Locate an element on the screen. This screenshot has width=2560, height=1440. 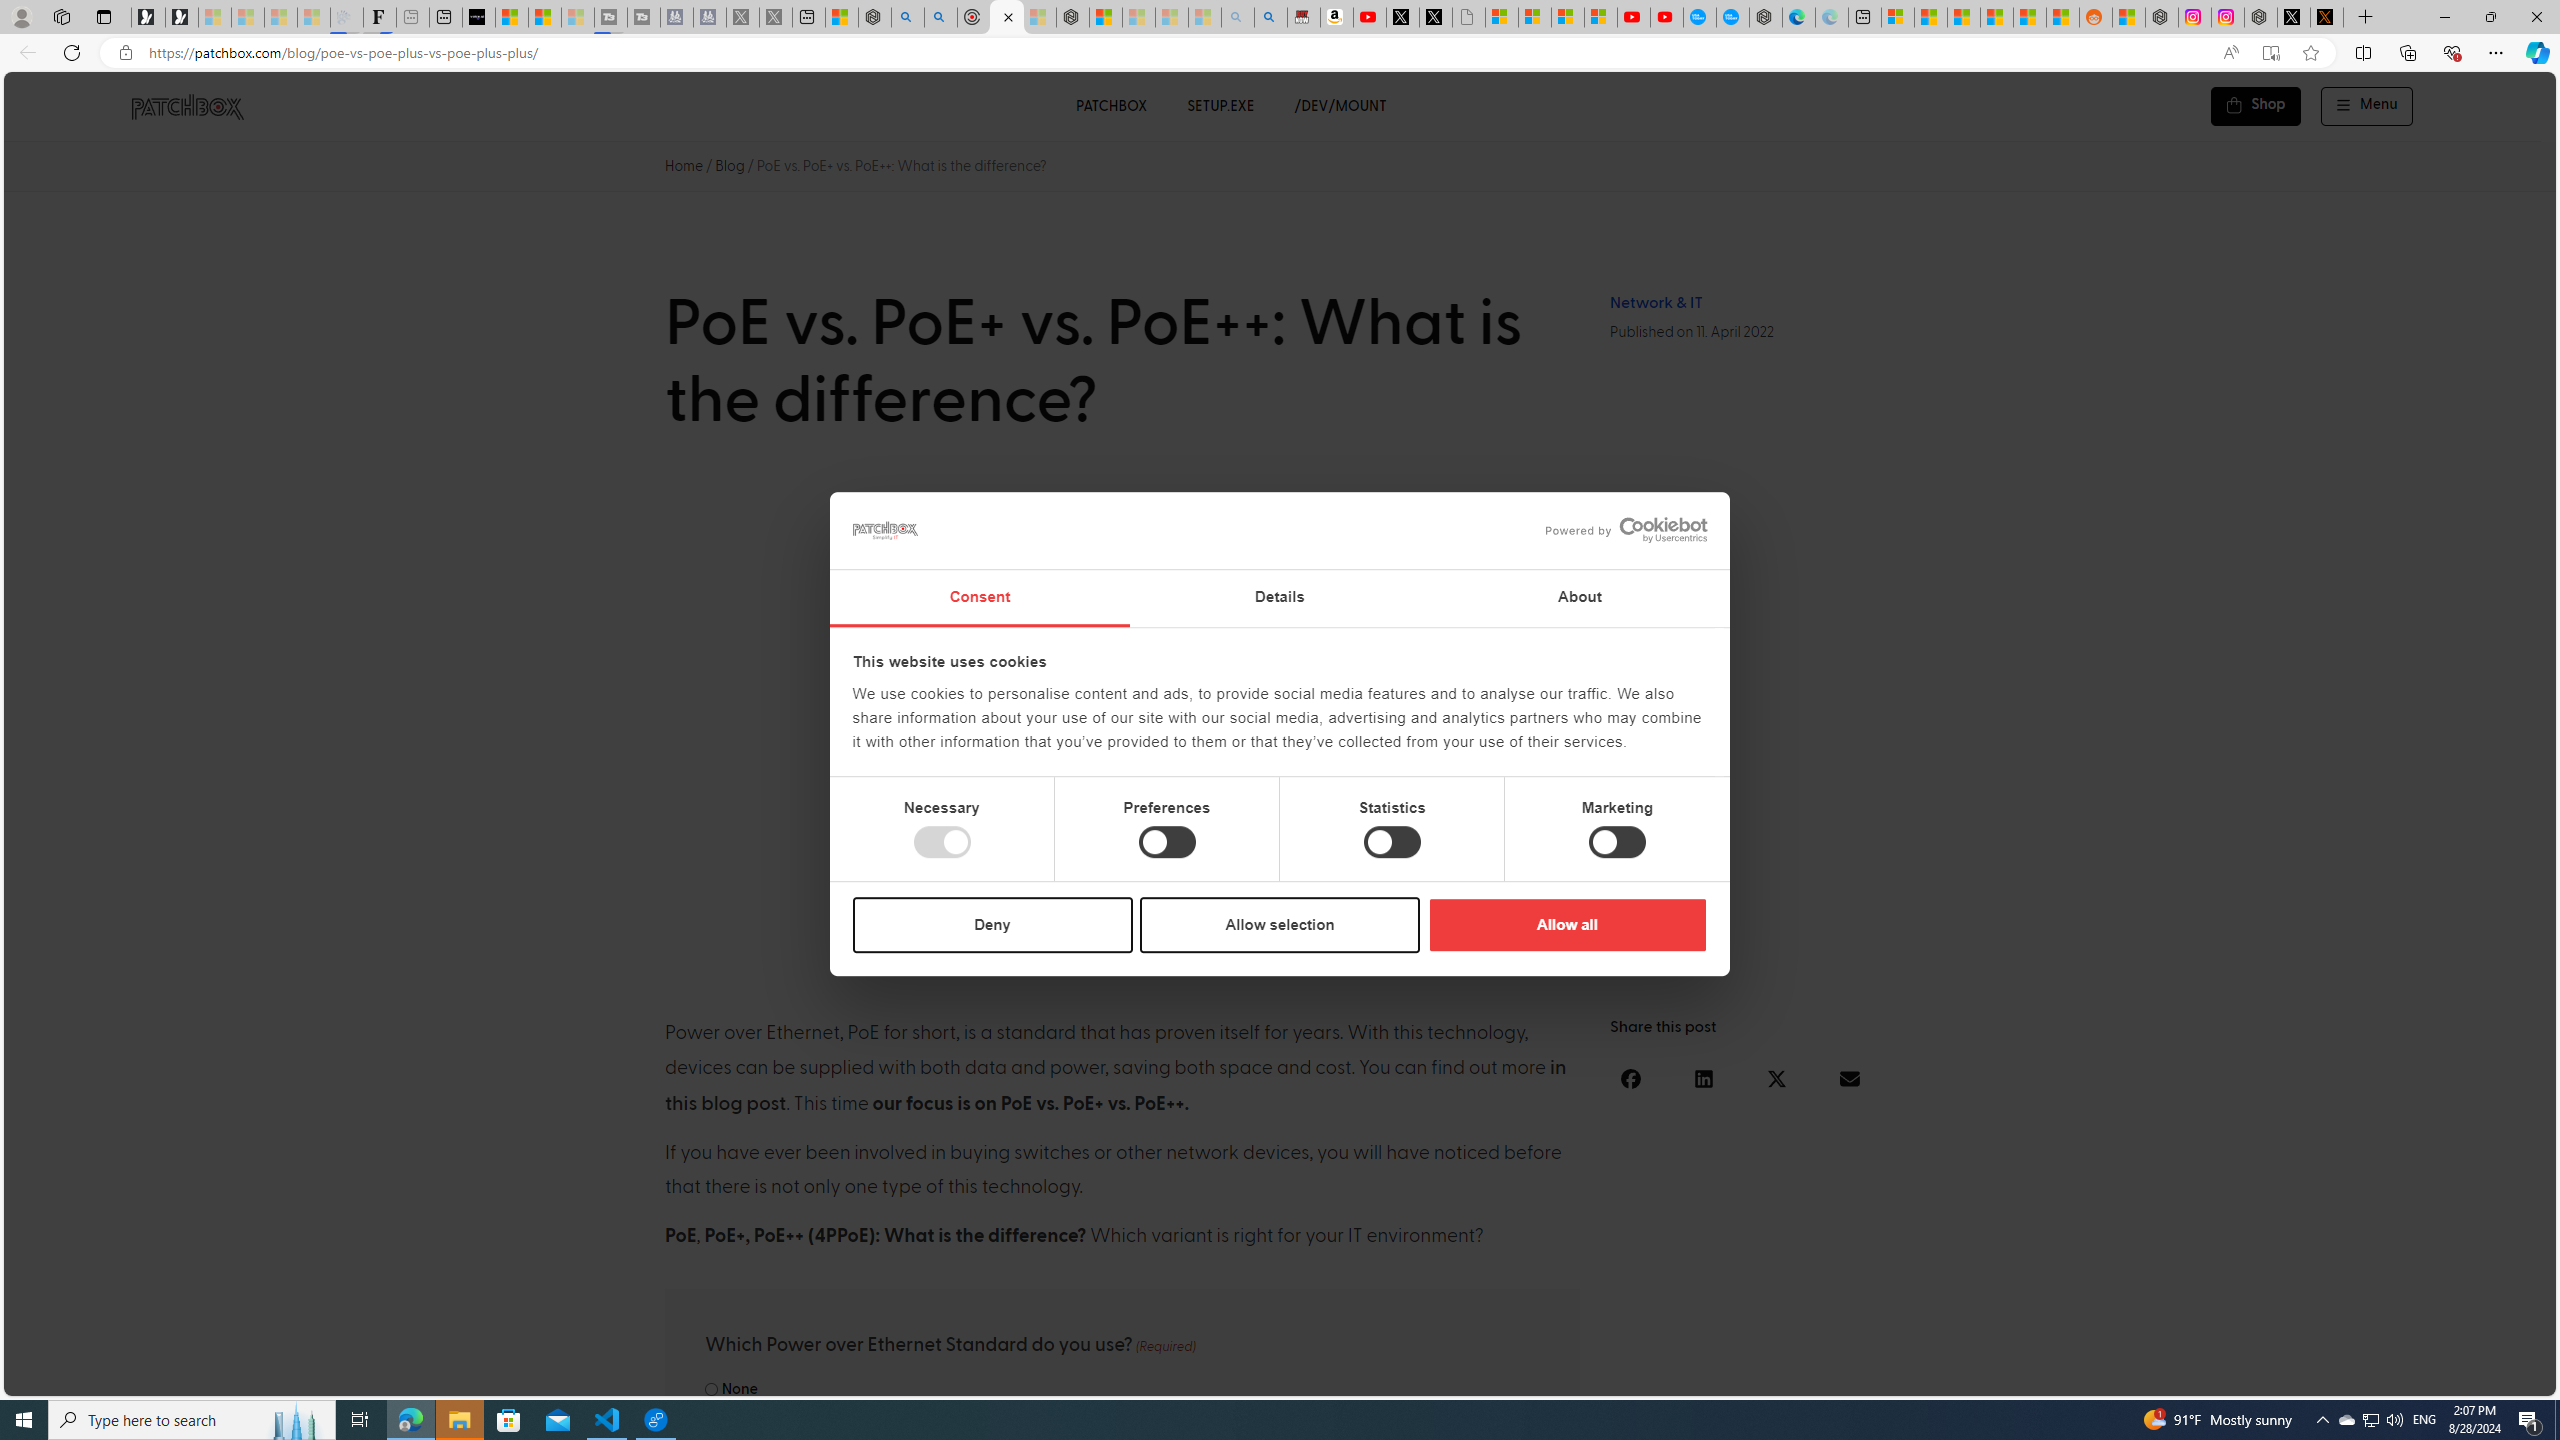
'Share on linkedin' is located at coordinates (1703, 1079).